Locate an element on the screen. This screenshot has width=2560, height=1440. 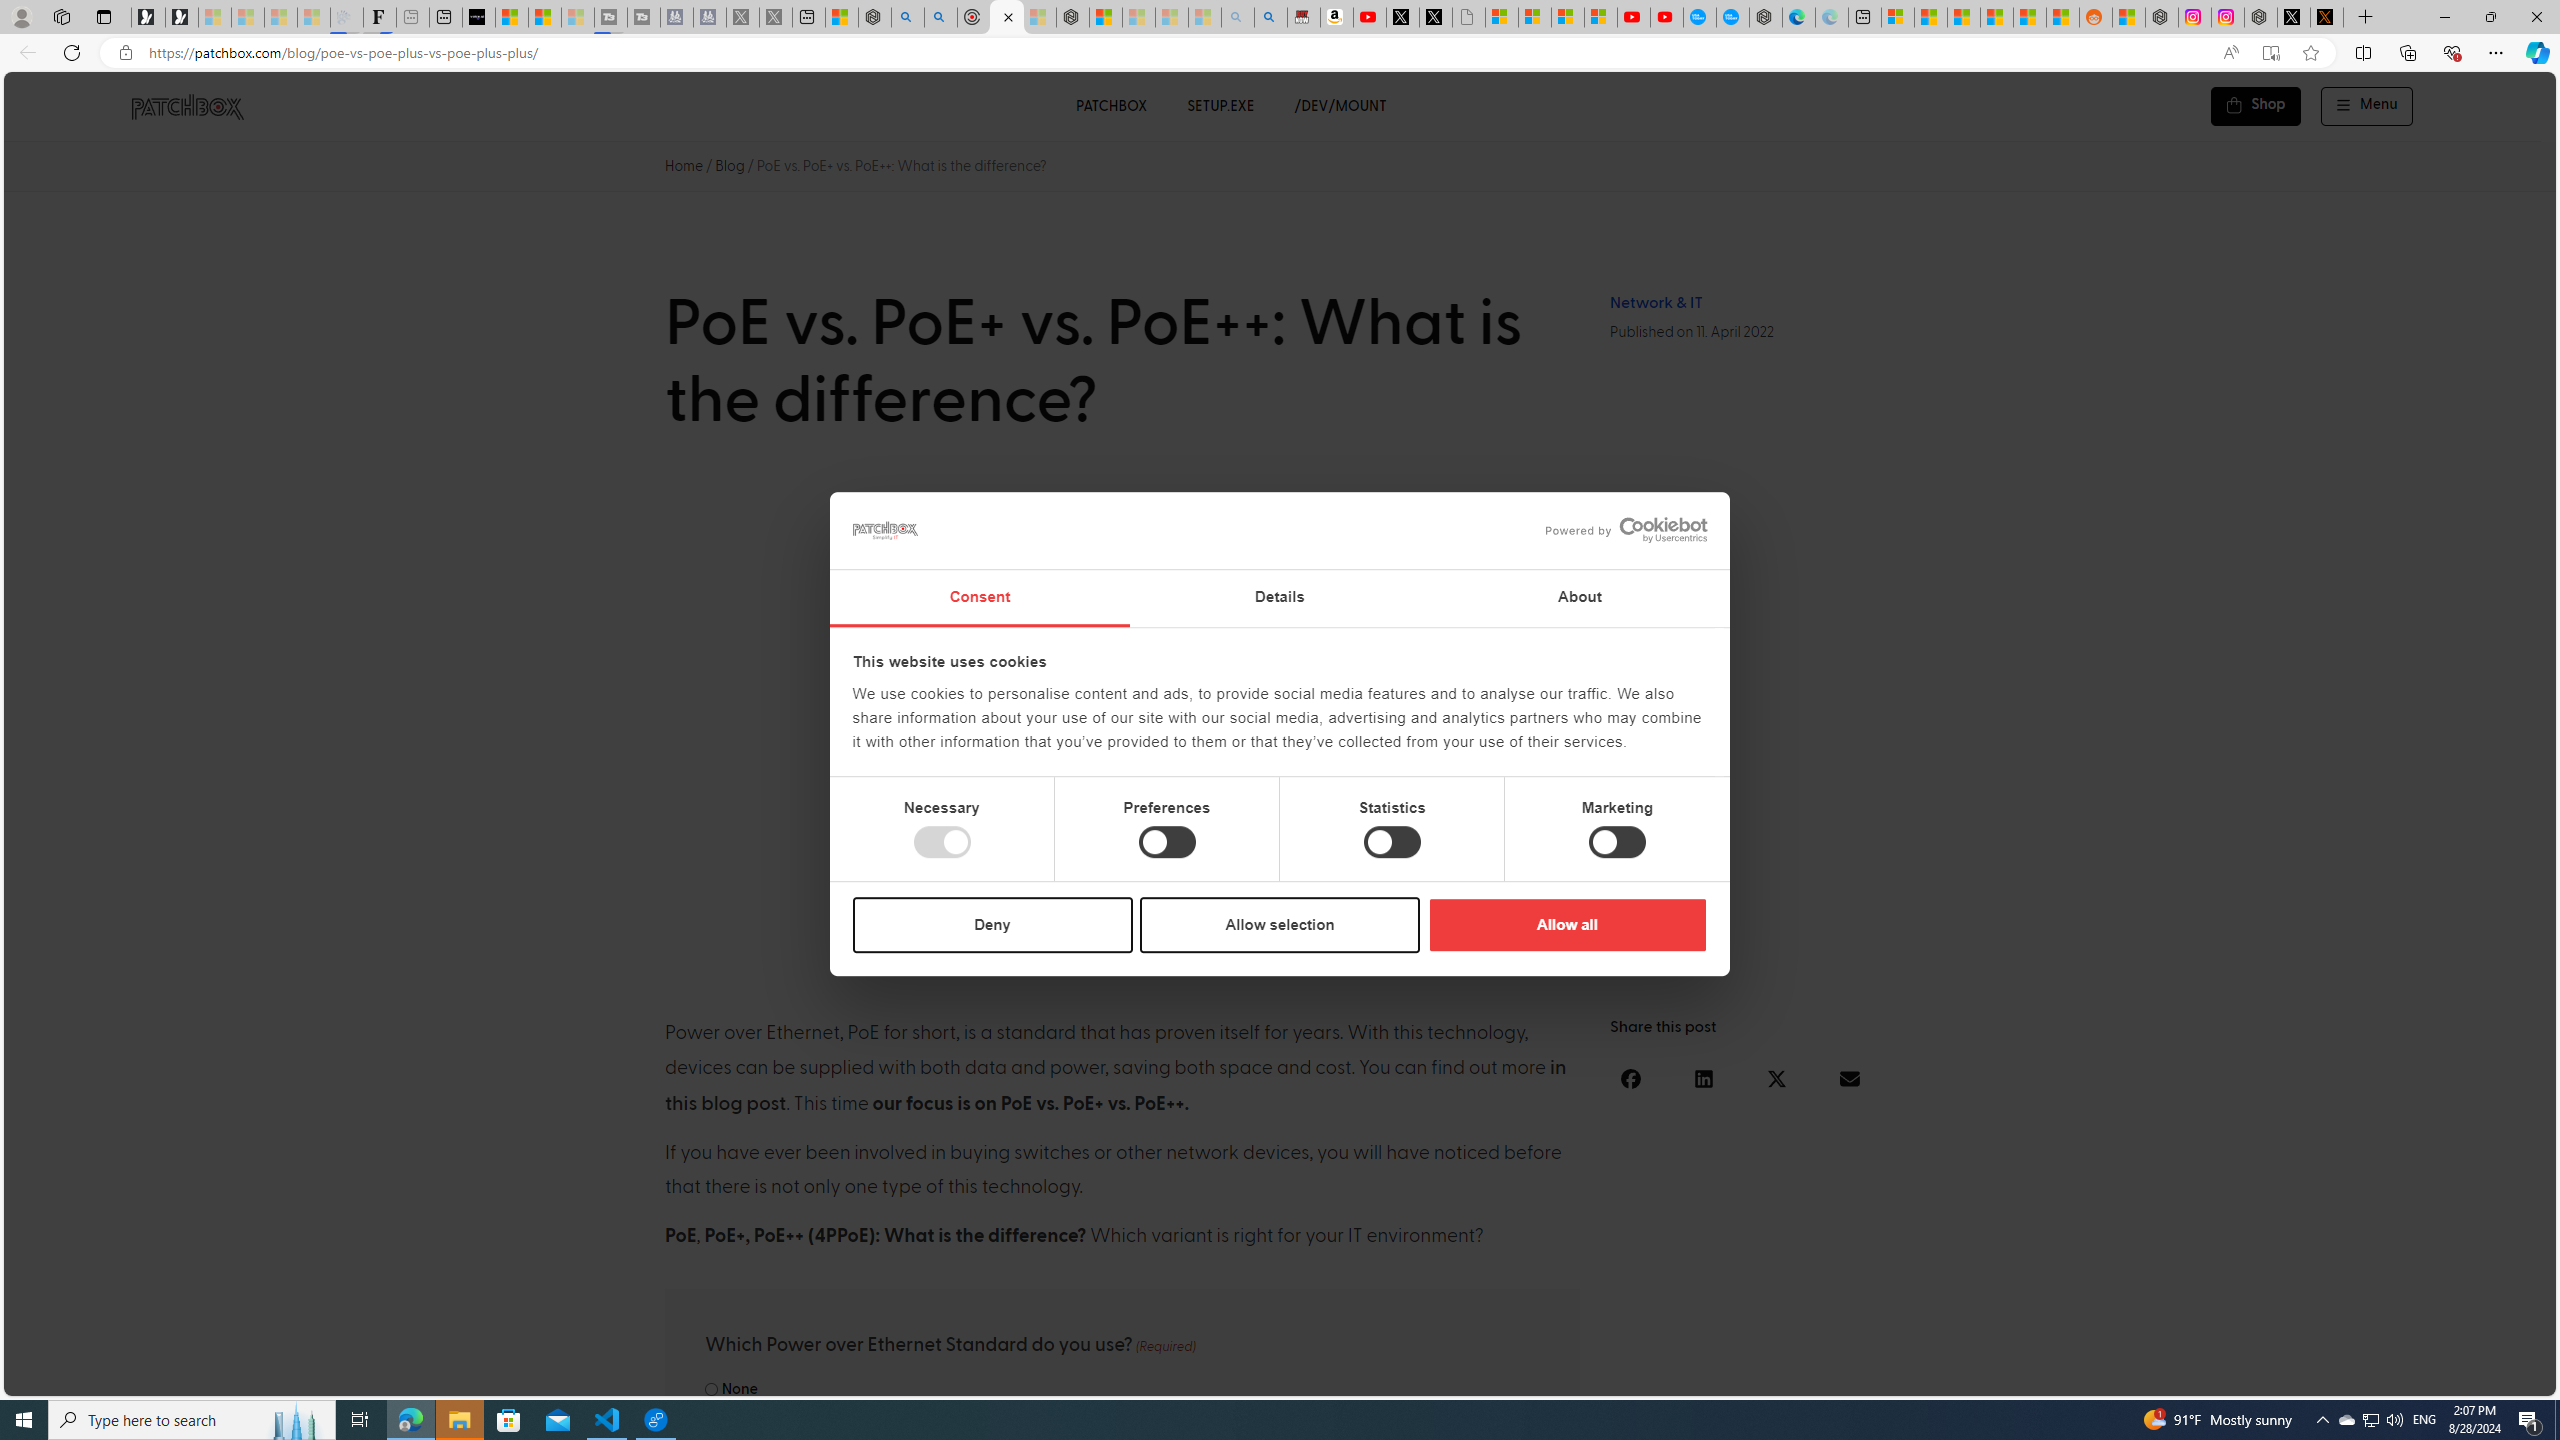
'Share on linkedin' is located at coordinates (1703, 1079).